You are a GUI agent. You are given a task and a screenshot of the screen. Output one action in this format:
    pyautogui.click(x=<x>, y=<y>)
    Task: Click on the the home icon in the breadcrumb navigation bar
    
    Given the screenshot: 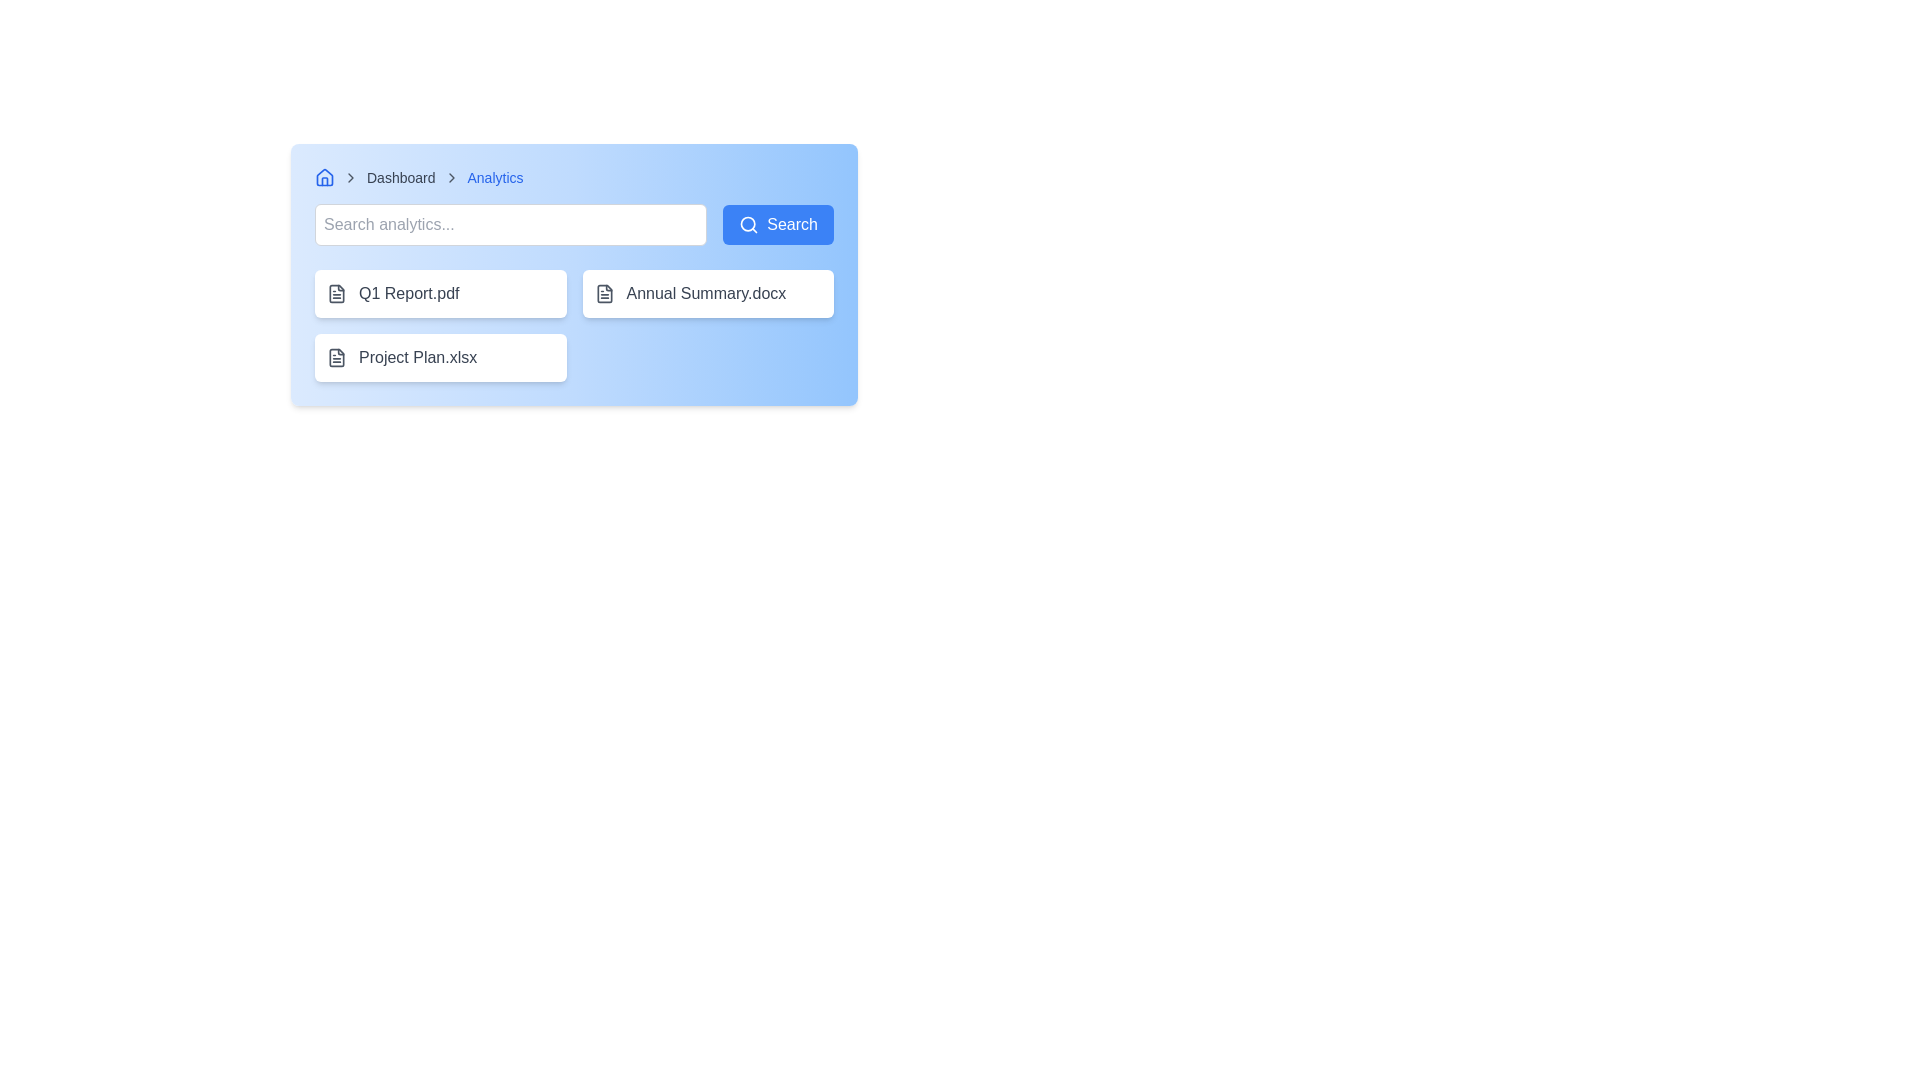 What is the action you would take?
    pyautogui.click(x=325, y=176)
    